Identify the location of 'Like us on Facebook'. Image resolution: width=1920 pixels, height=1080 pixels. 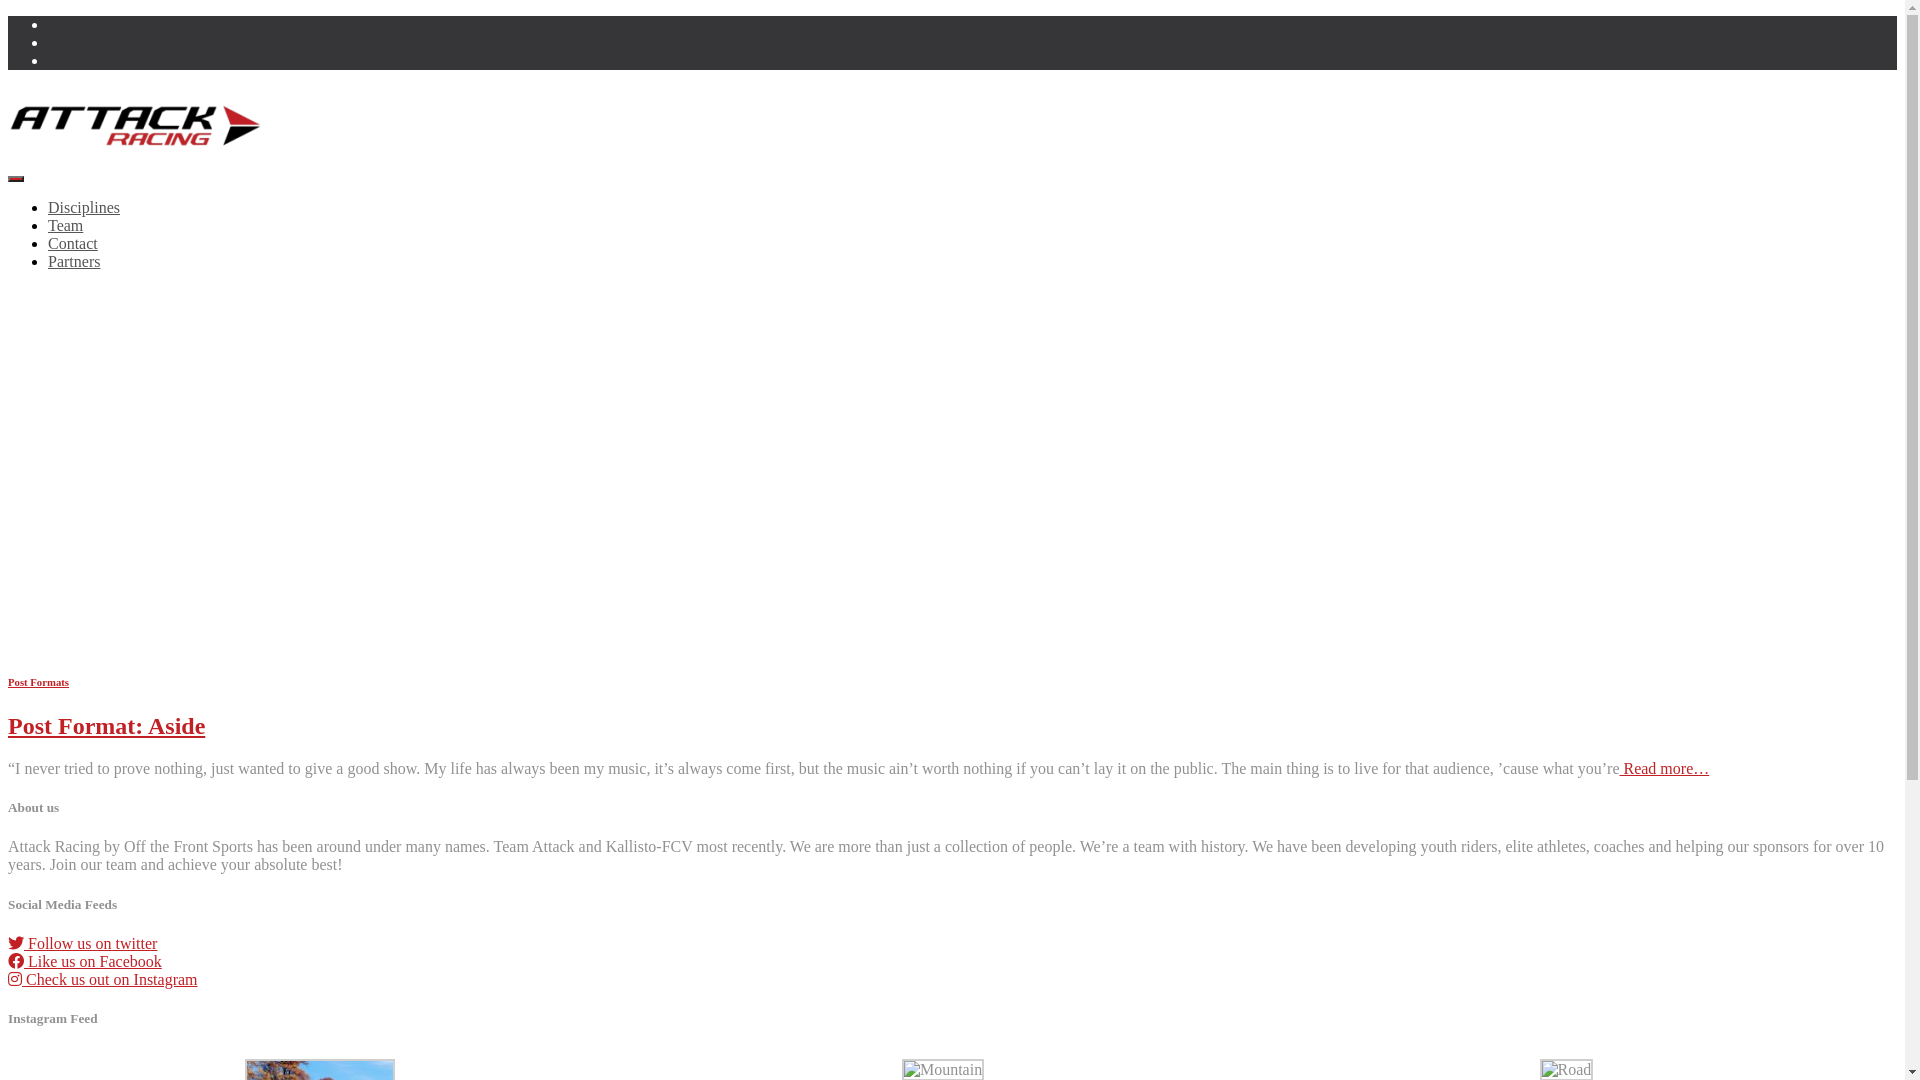
(84, 960).